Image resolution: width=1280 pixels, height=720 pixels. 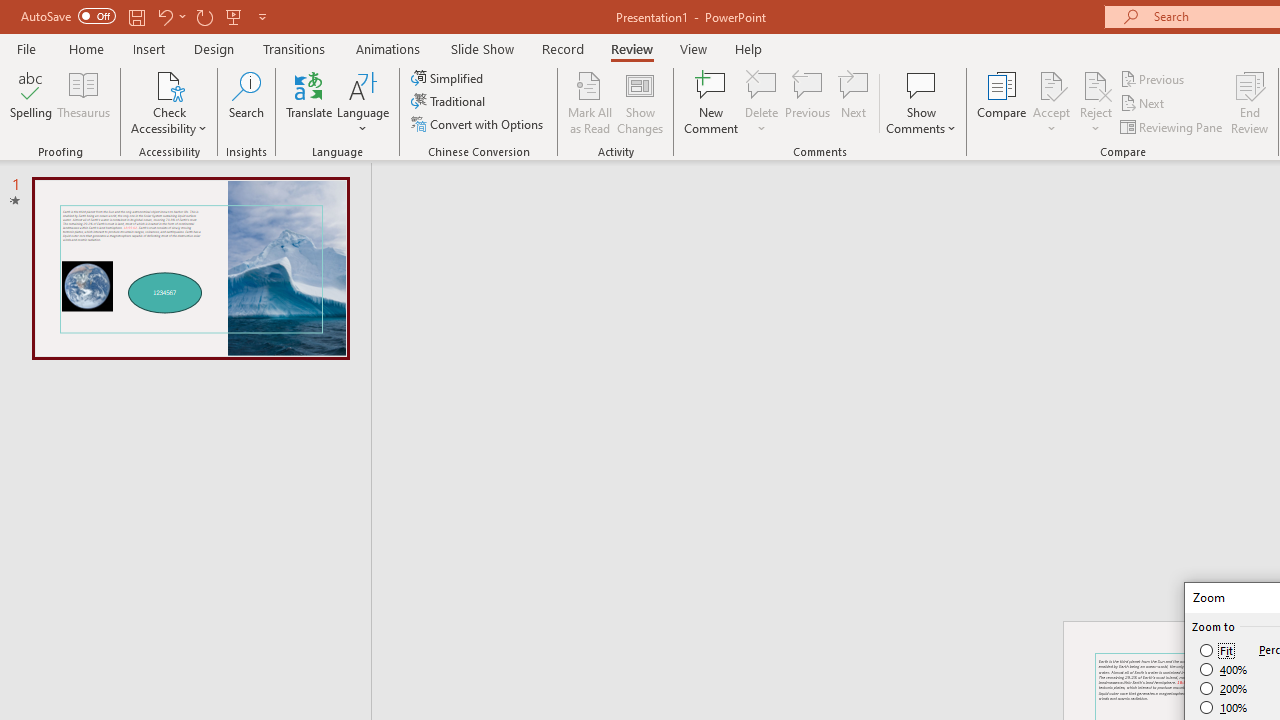 What do you see at coordinates (640, 103) in the screenshot?
I see `'Show Changes'` at bounding box center [640, 103].